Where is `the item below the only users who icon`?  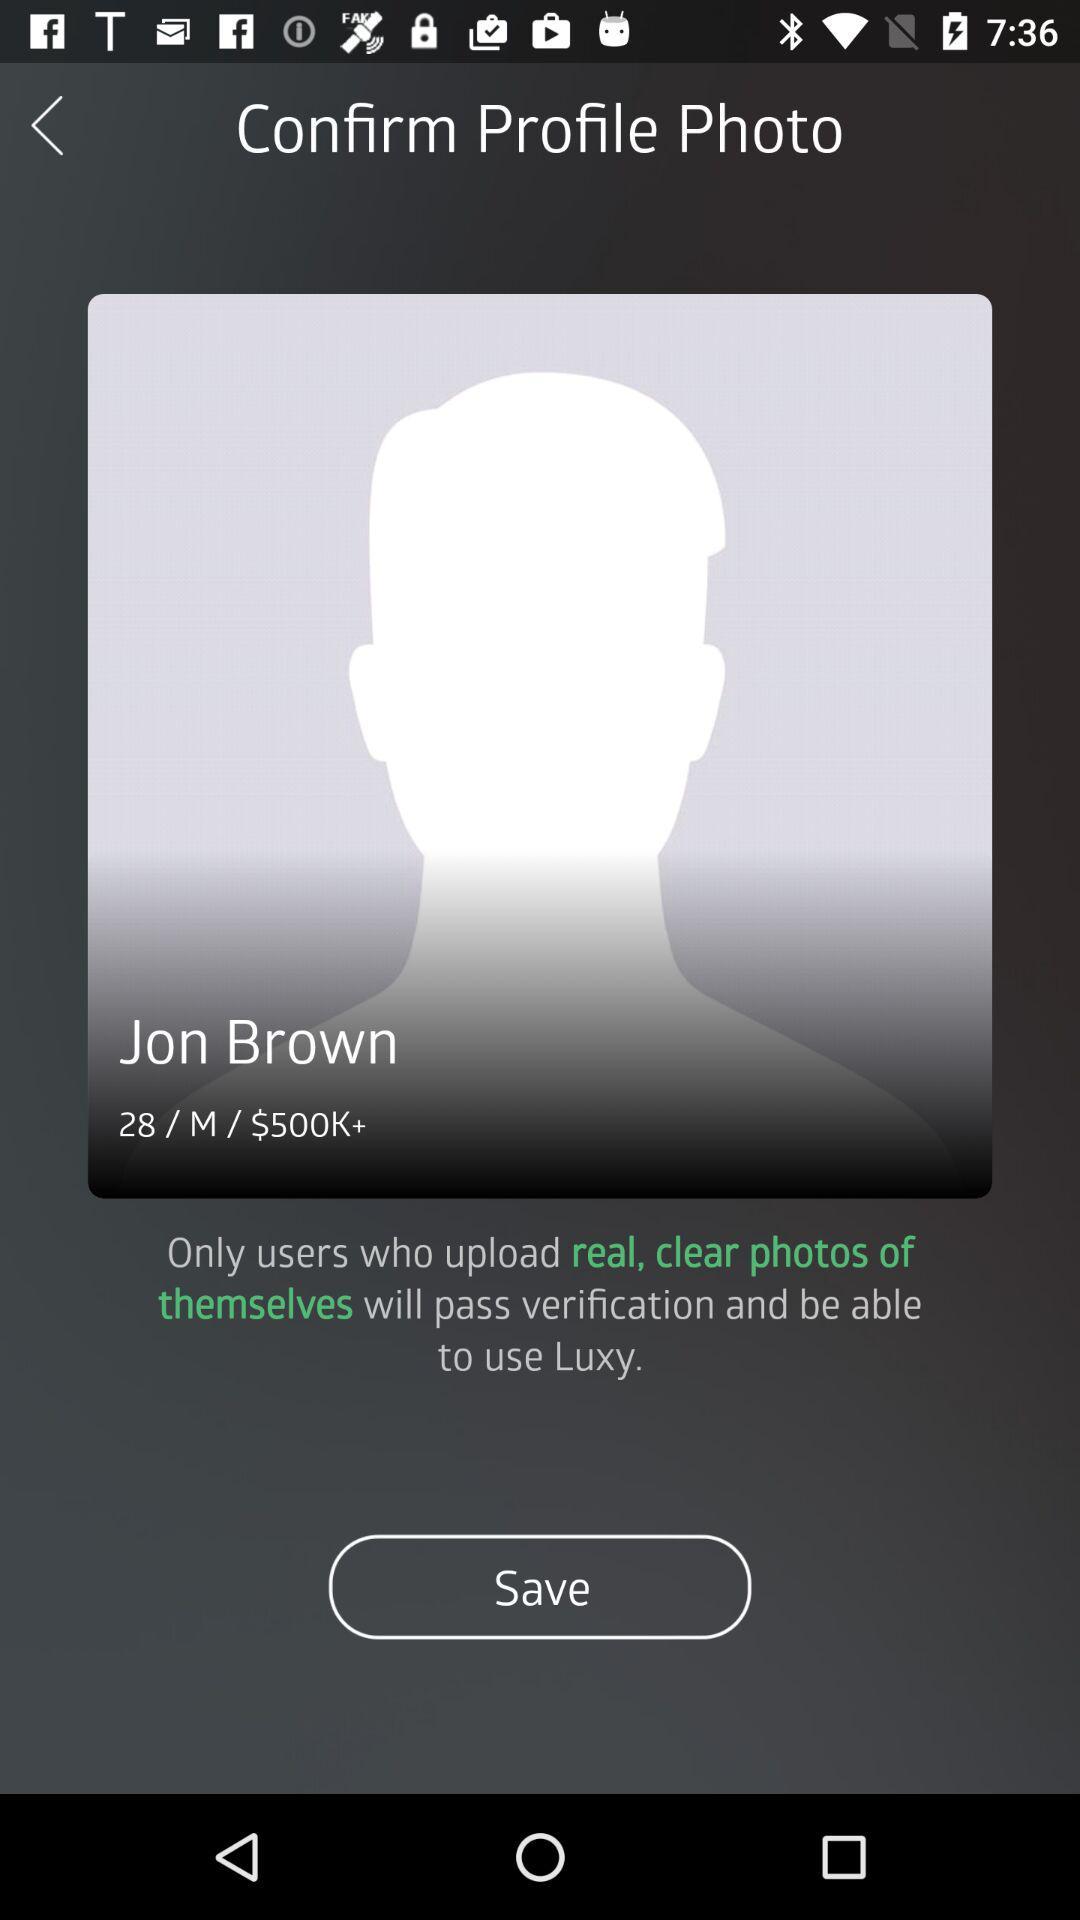
the item below the only users who icon is located at coordinates (540, 1586).